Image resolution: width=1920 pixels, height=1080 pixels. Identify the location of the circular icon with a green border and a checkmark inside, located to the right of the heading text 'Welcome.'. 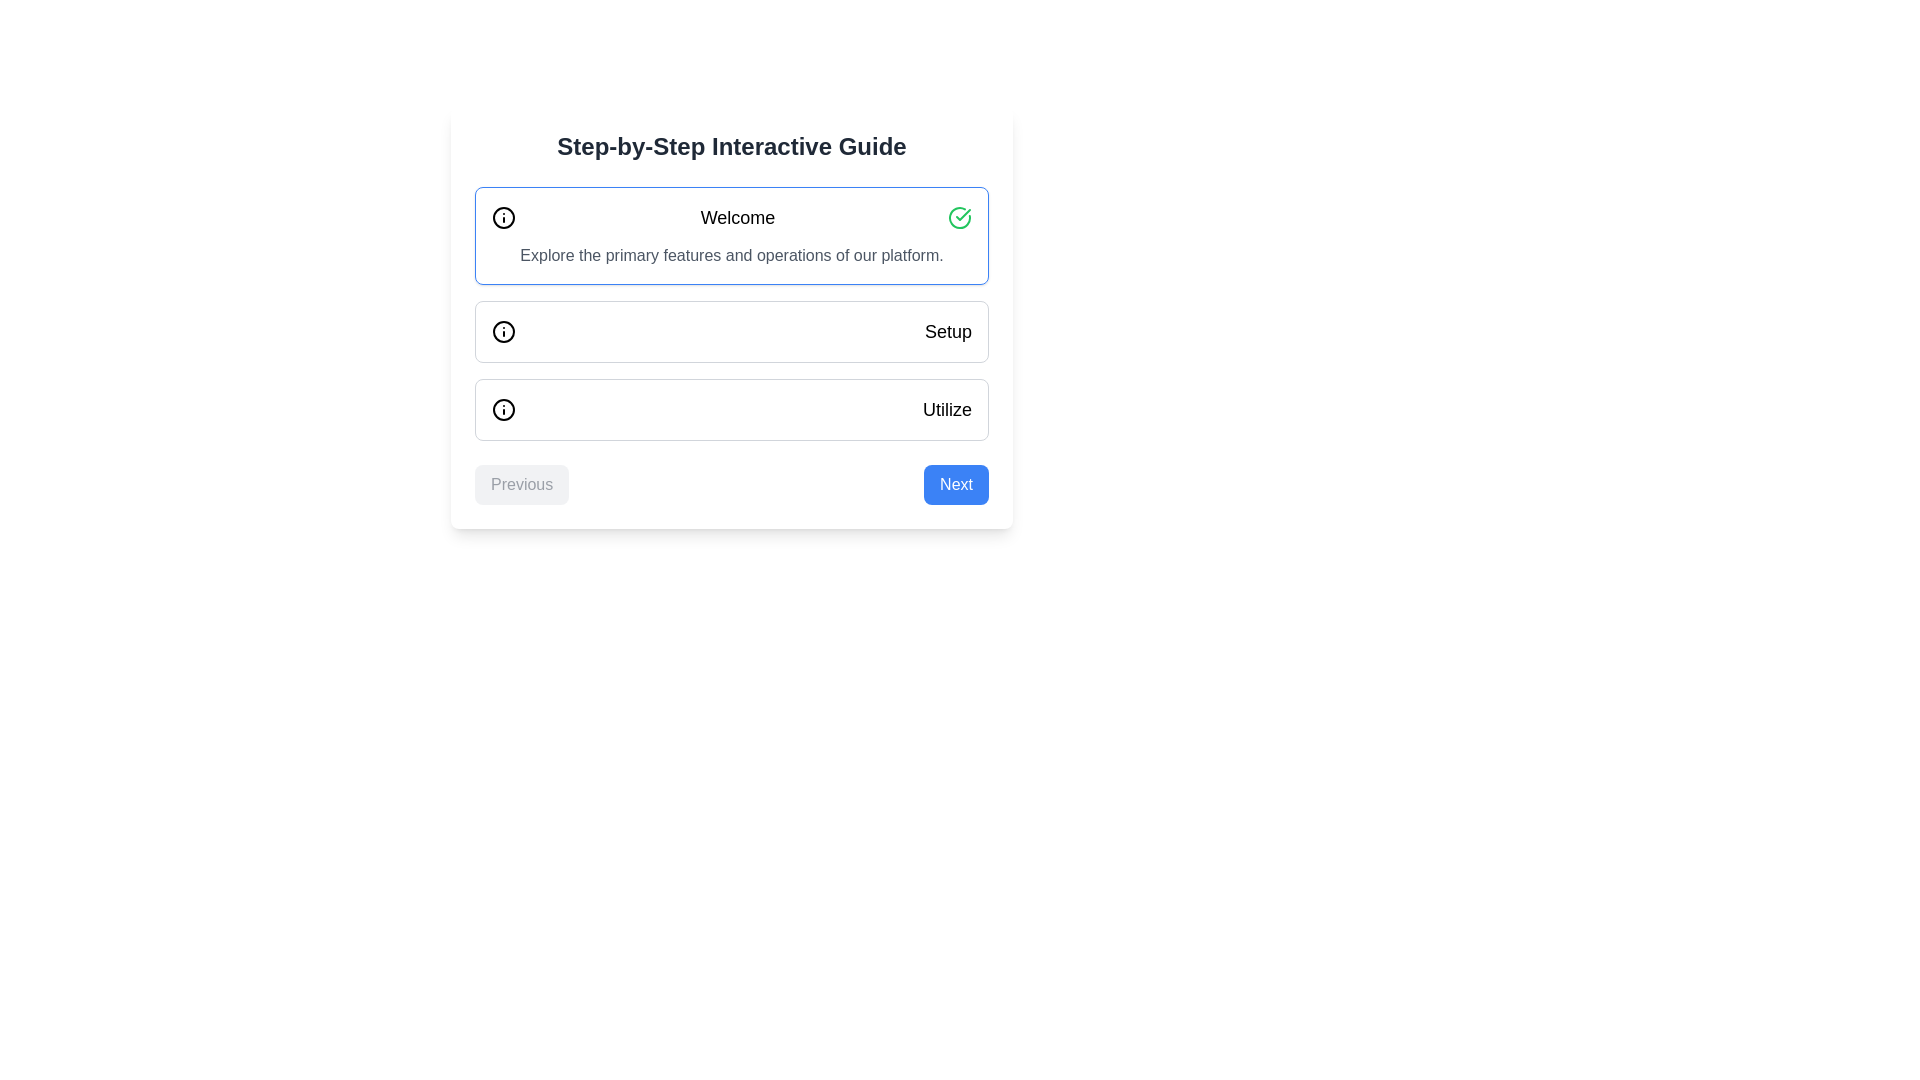
(960, 218).